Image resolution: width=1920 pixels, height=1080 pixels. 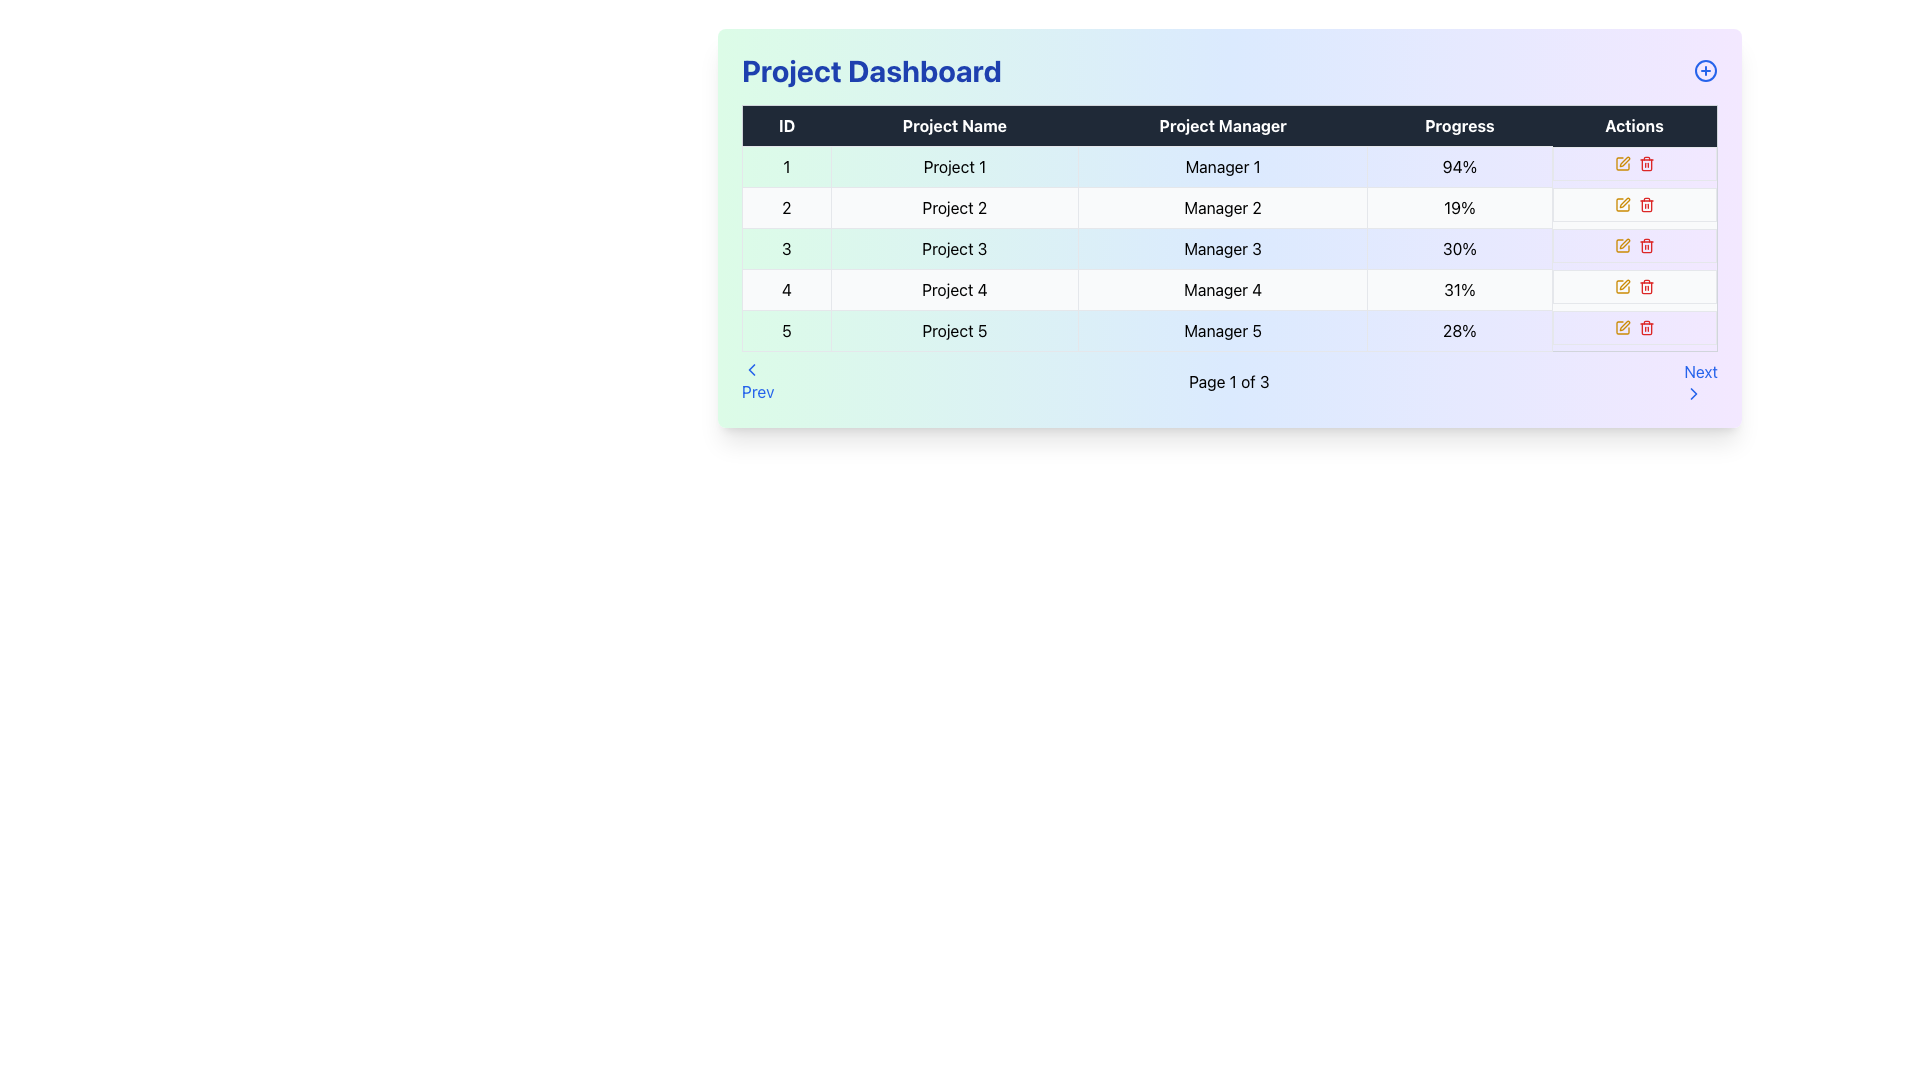 I want to click on the Table Header that denotes the column displaying project managers, which is the third header following 'ID' and 'Project Name', so click(x=1222, y=126).